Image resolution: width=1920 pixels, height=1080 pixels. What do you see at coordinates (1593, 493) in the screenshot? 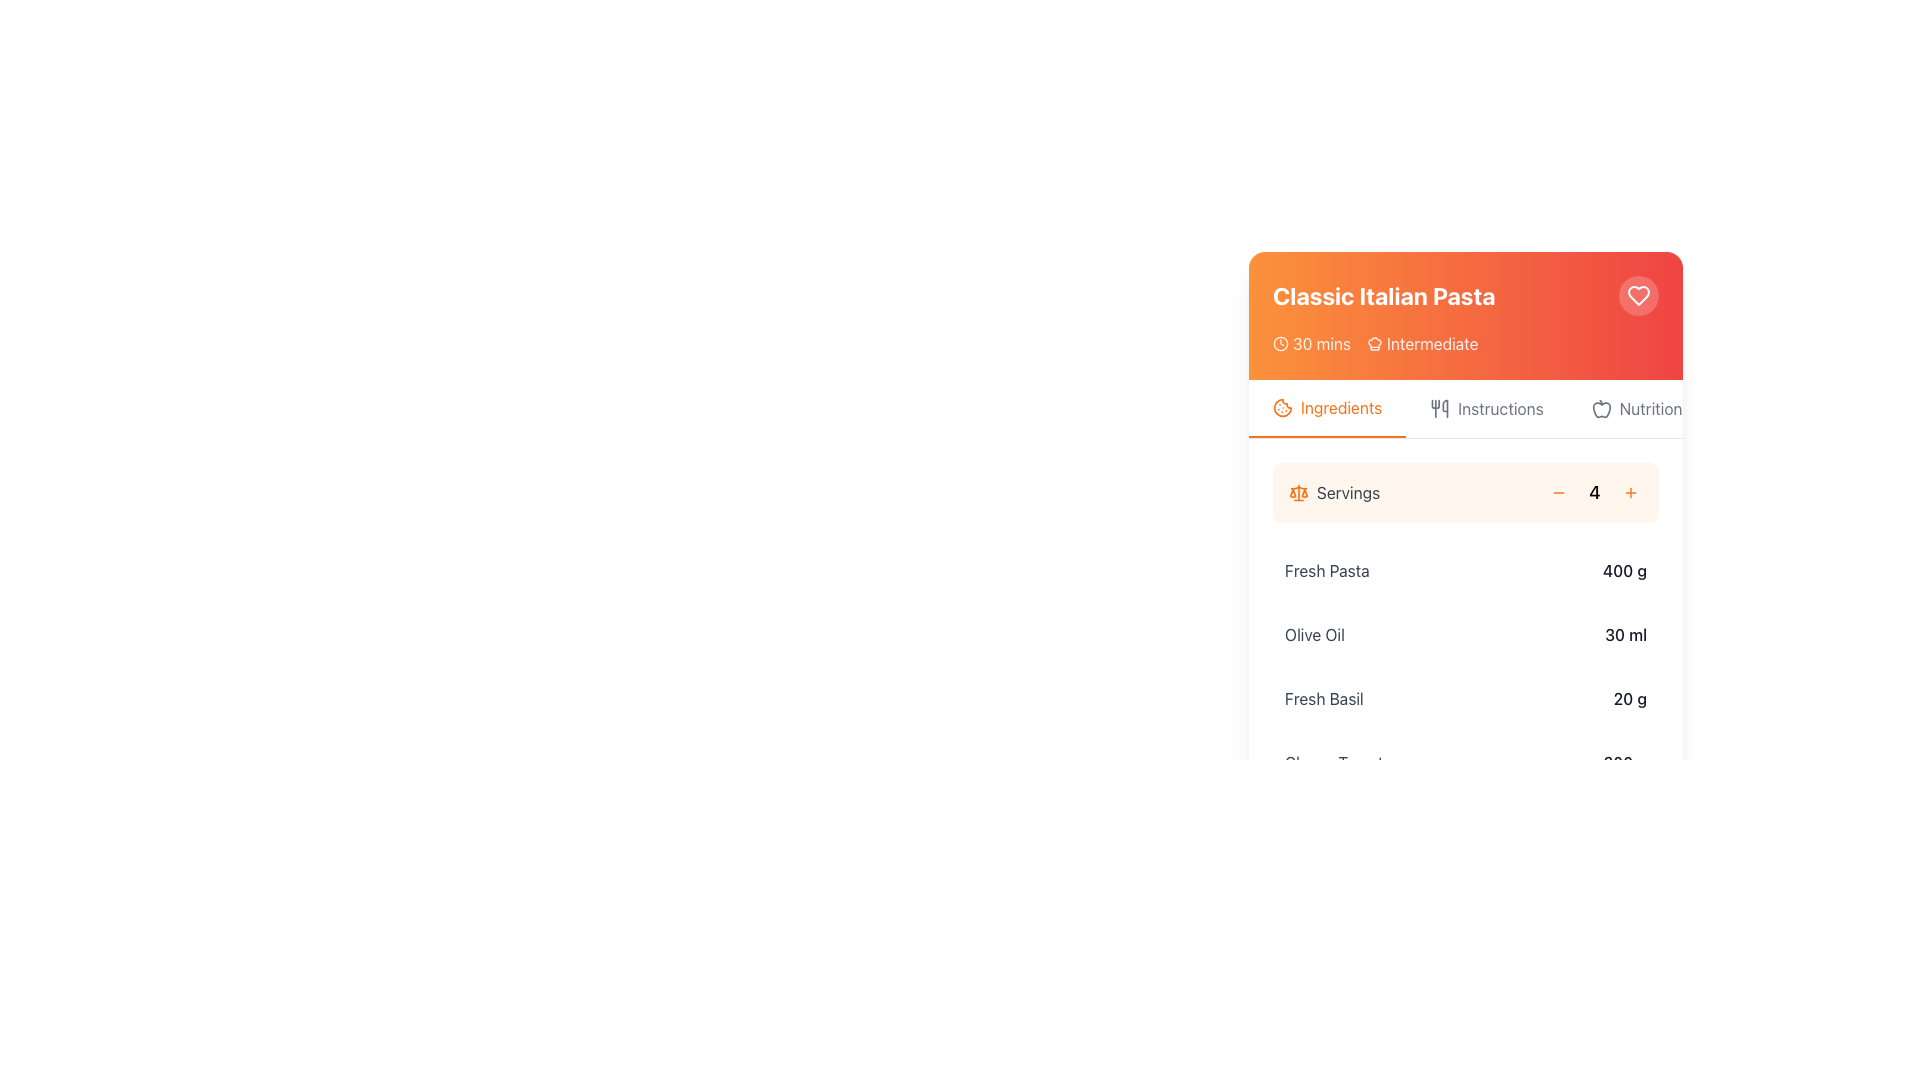
I see `the servings display element located in the middle section of the ingredient card, which indicates the count of servings and is positioned between the minus and plus buttons` at bounding box center [1593, 493].